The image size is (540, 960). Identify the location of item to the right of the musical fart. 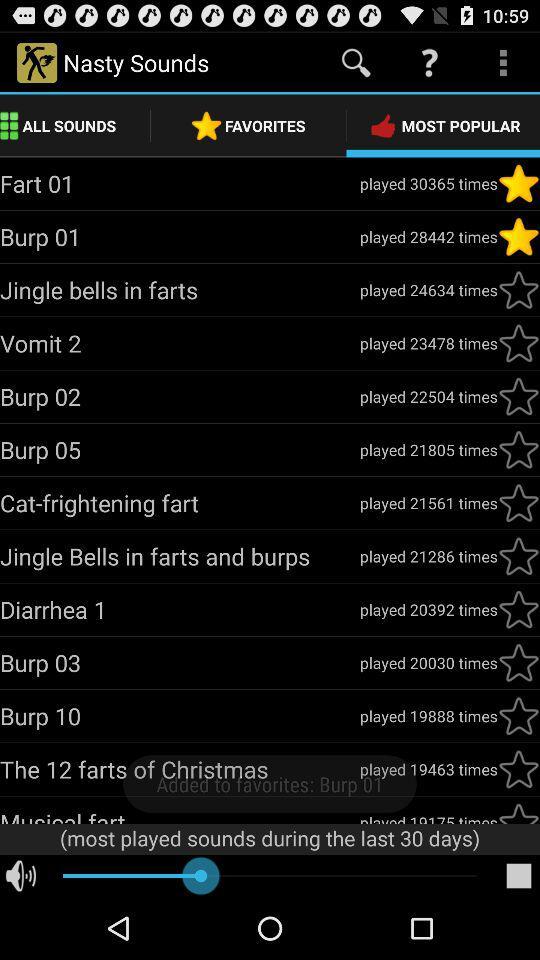
(427, 817).